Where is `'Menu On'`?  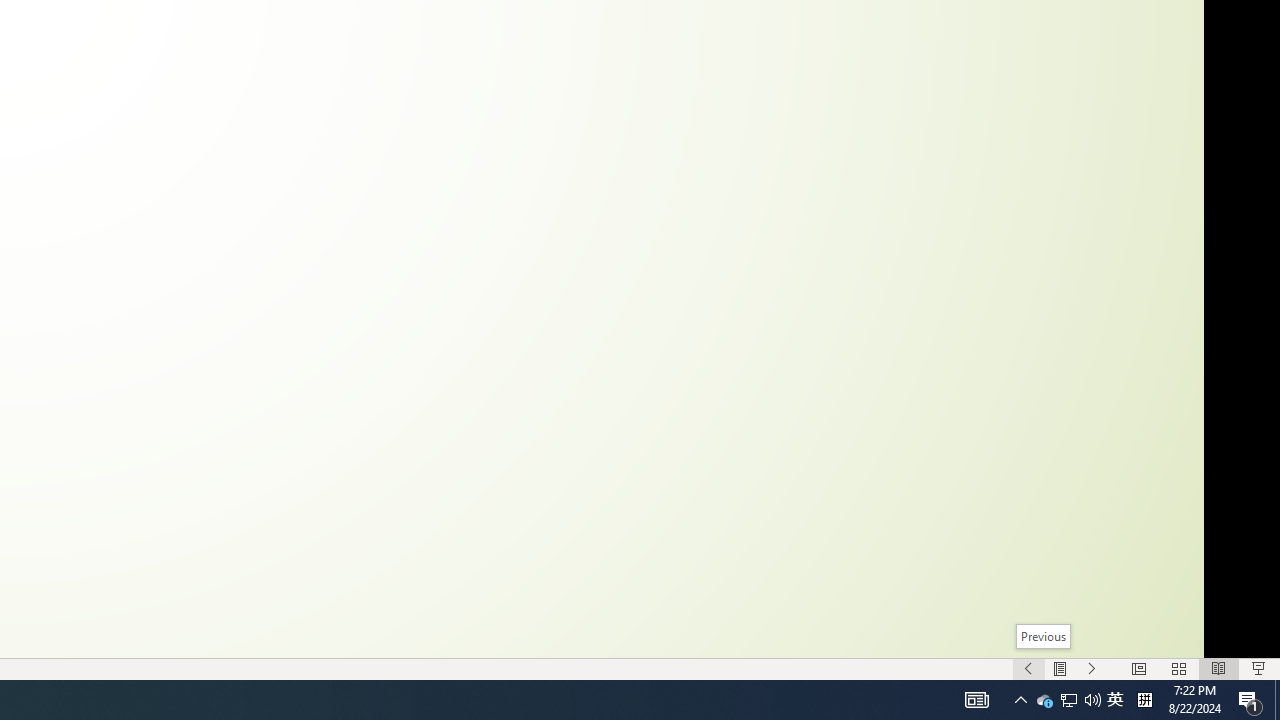
'Menu On' is located at coordinates (1059, 669).